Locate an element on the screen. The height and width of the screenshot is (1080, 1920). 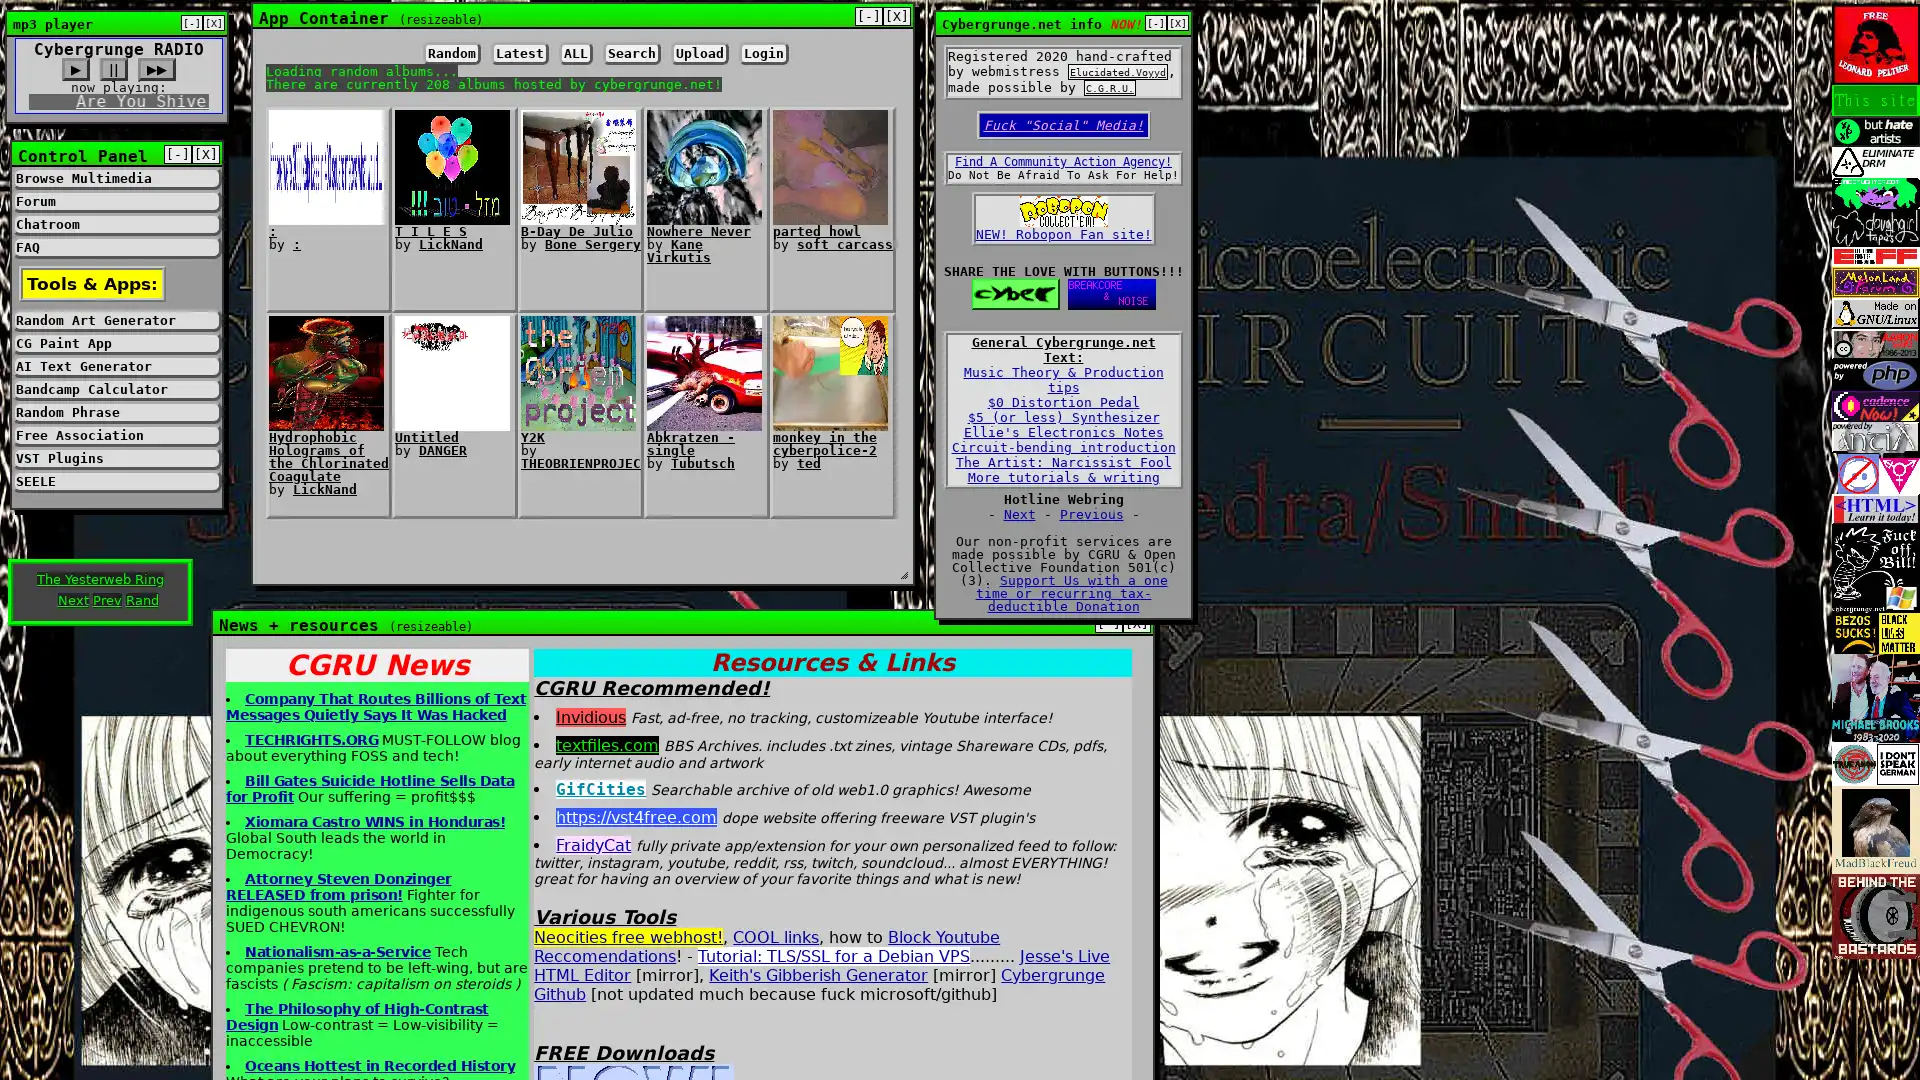
[X] is located at coordinates (896, 16).